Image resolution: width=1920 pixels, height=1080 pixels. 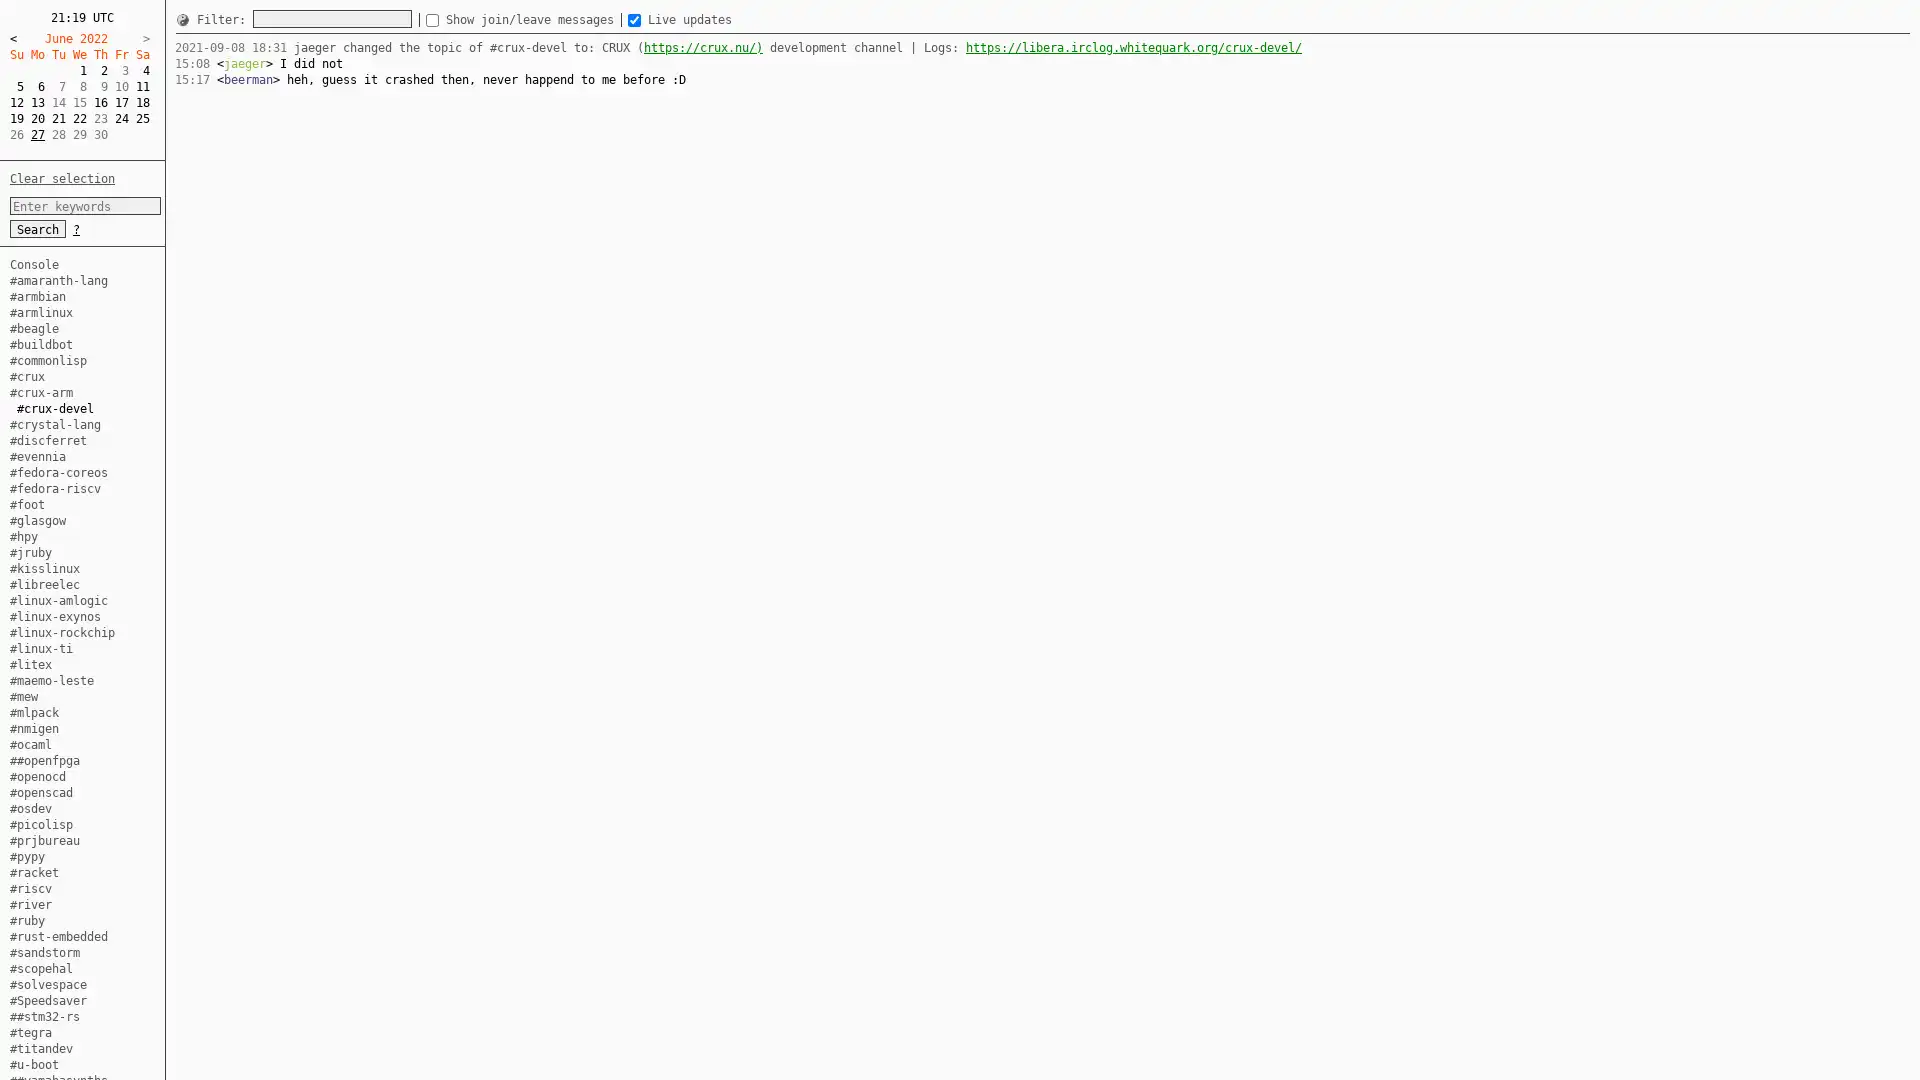 What do you see at coordinates (38, 227) in the screenshot?
I see `Search` at bounding box center [38, 227].